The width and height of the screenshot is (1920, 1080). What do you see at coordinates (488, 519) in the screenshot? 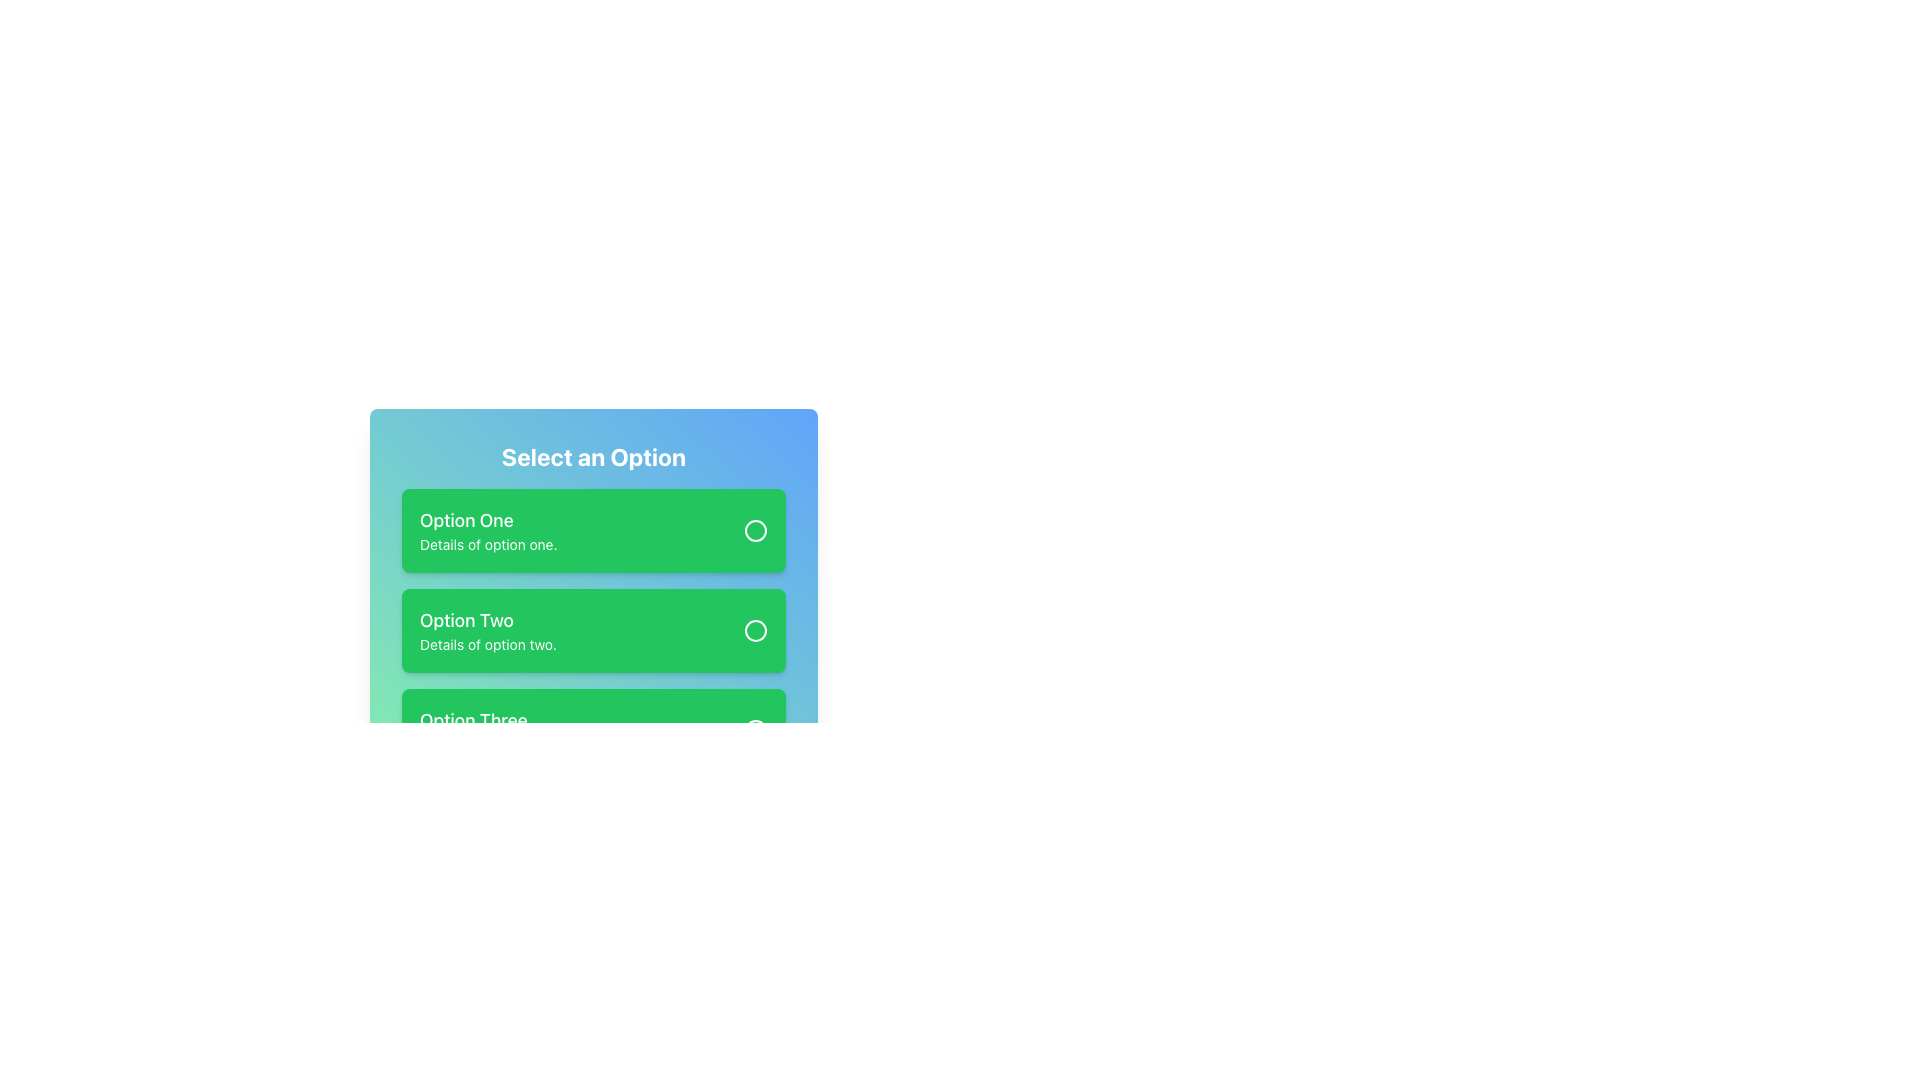
I see `the text label displaying 'Option One' which is prominently styled in bold white font against a green background` at bounding box center [488, 519].